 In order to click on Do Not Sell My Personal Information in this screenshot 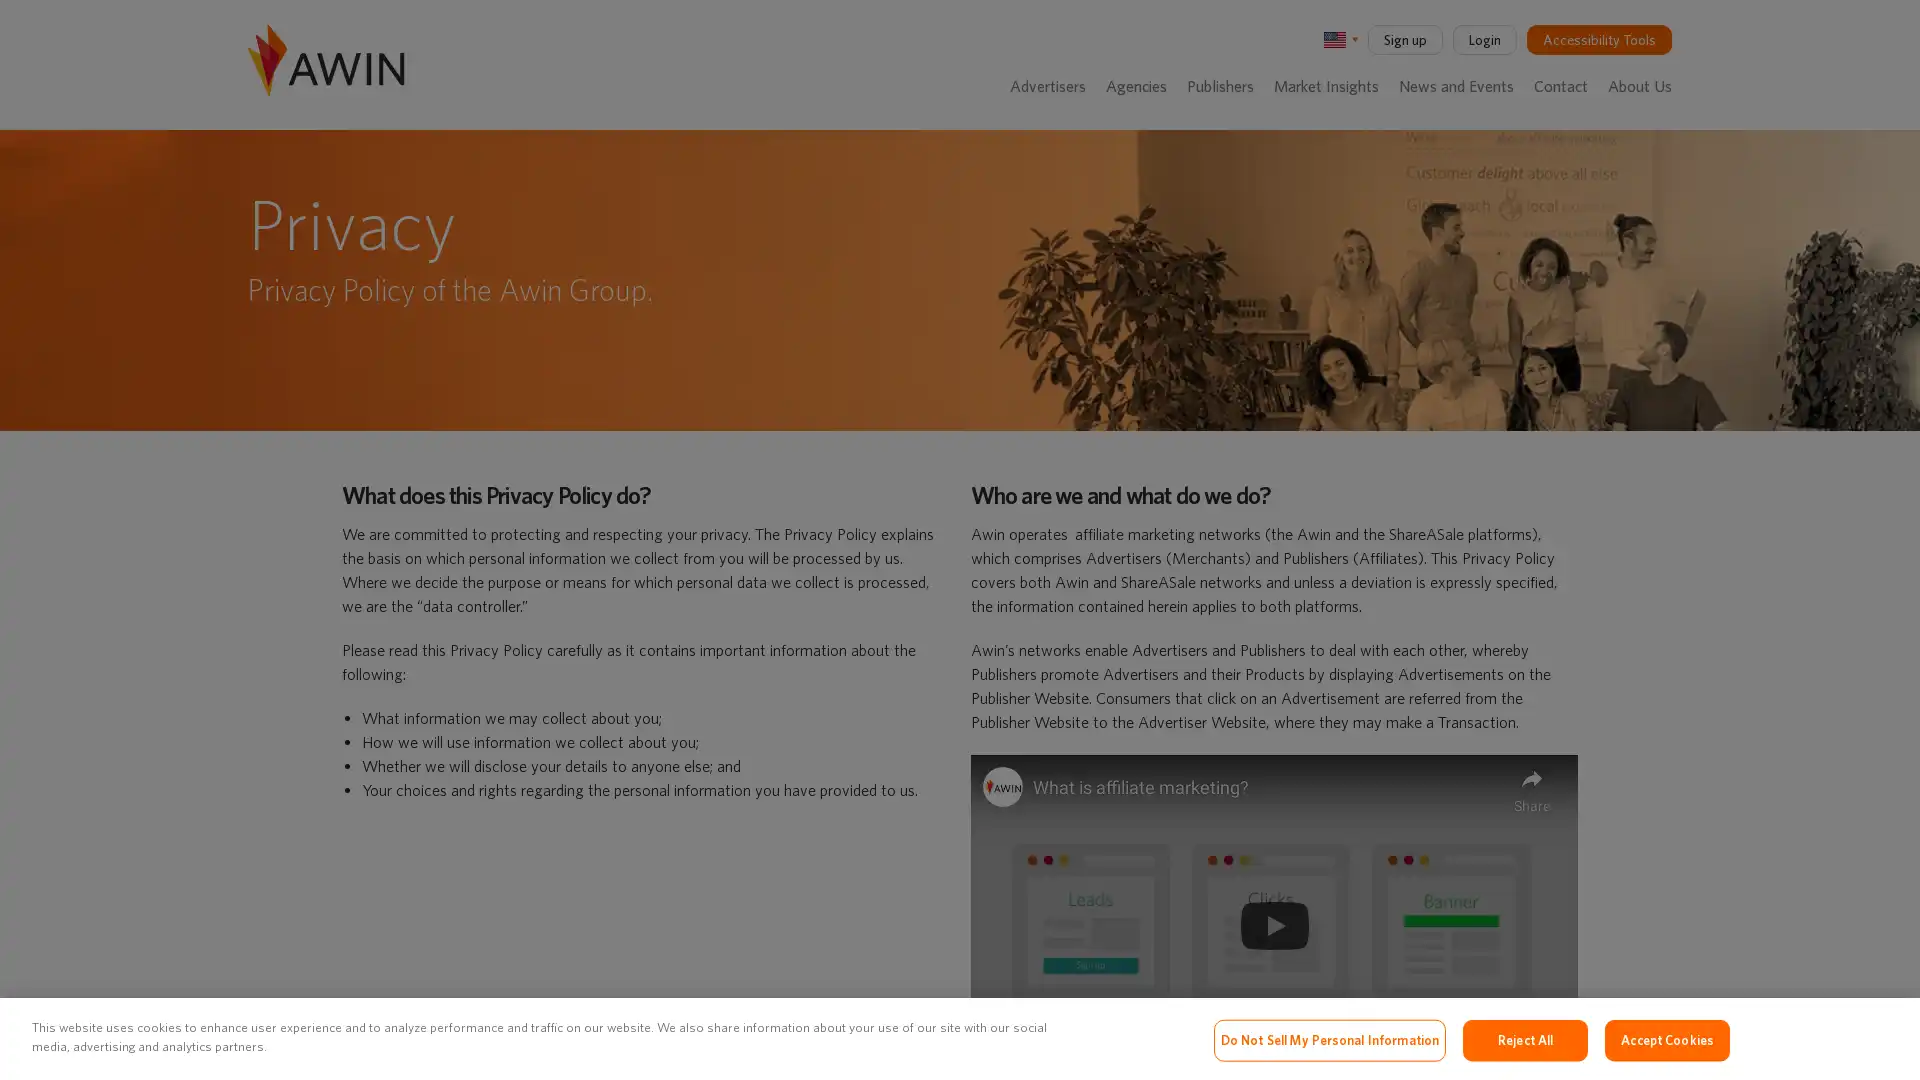, I will do `click(1329, 1039)`.